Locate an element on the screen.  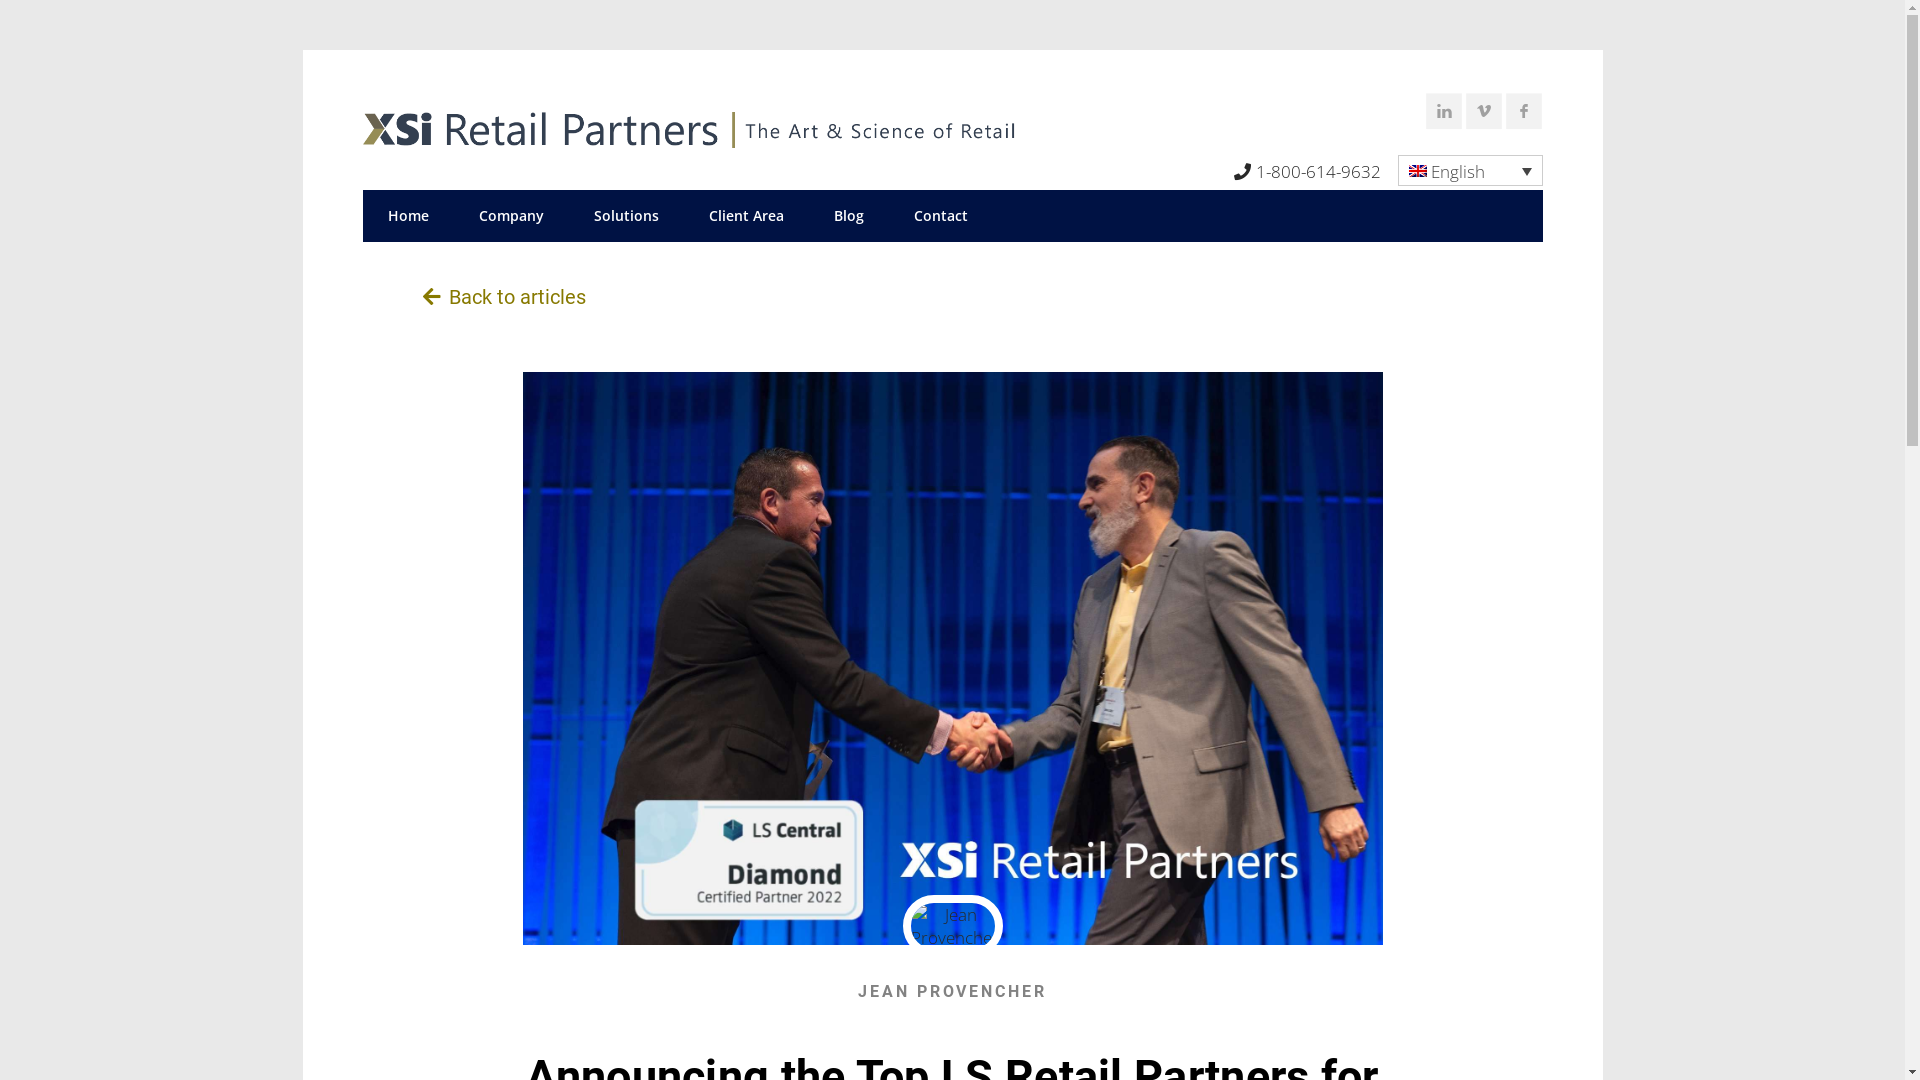
'Vimeo' is located at coordinates (1487, 114).